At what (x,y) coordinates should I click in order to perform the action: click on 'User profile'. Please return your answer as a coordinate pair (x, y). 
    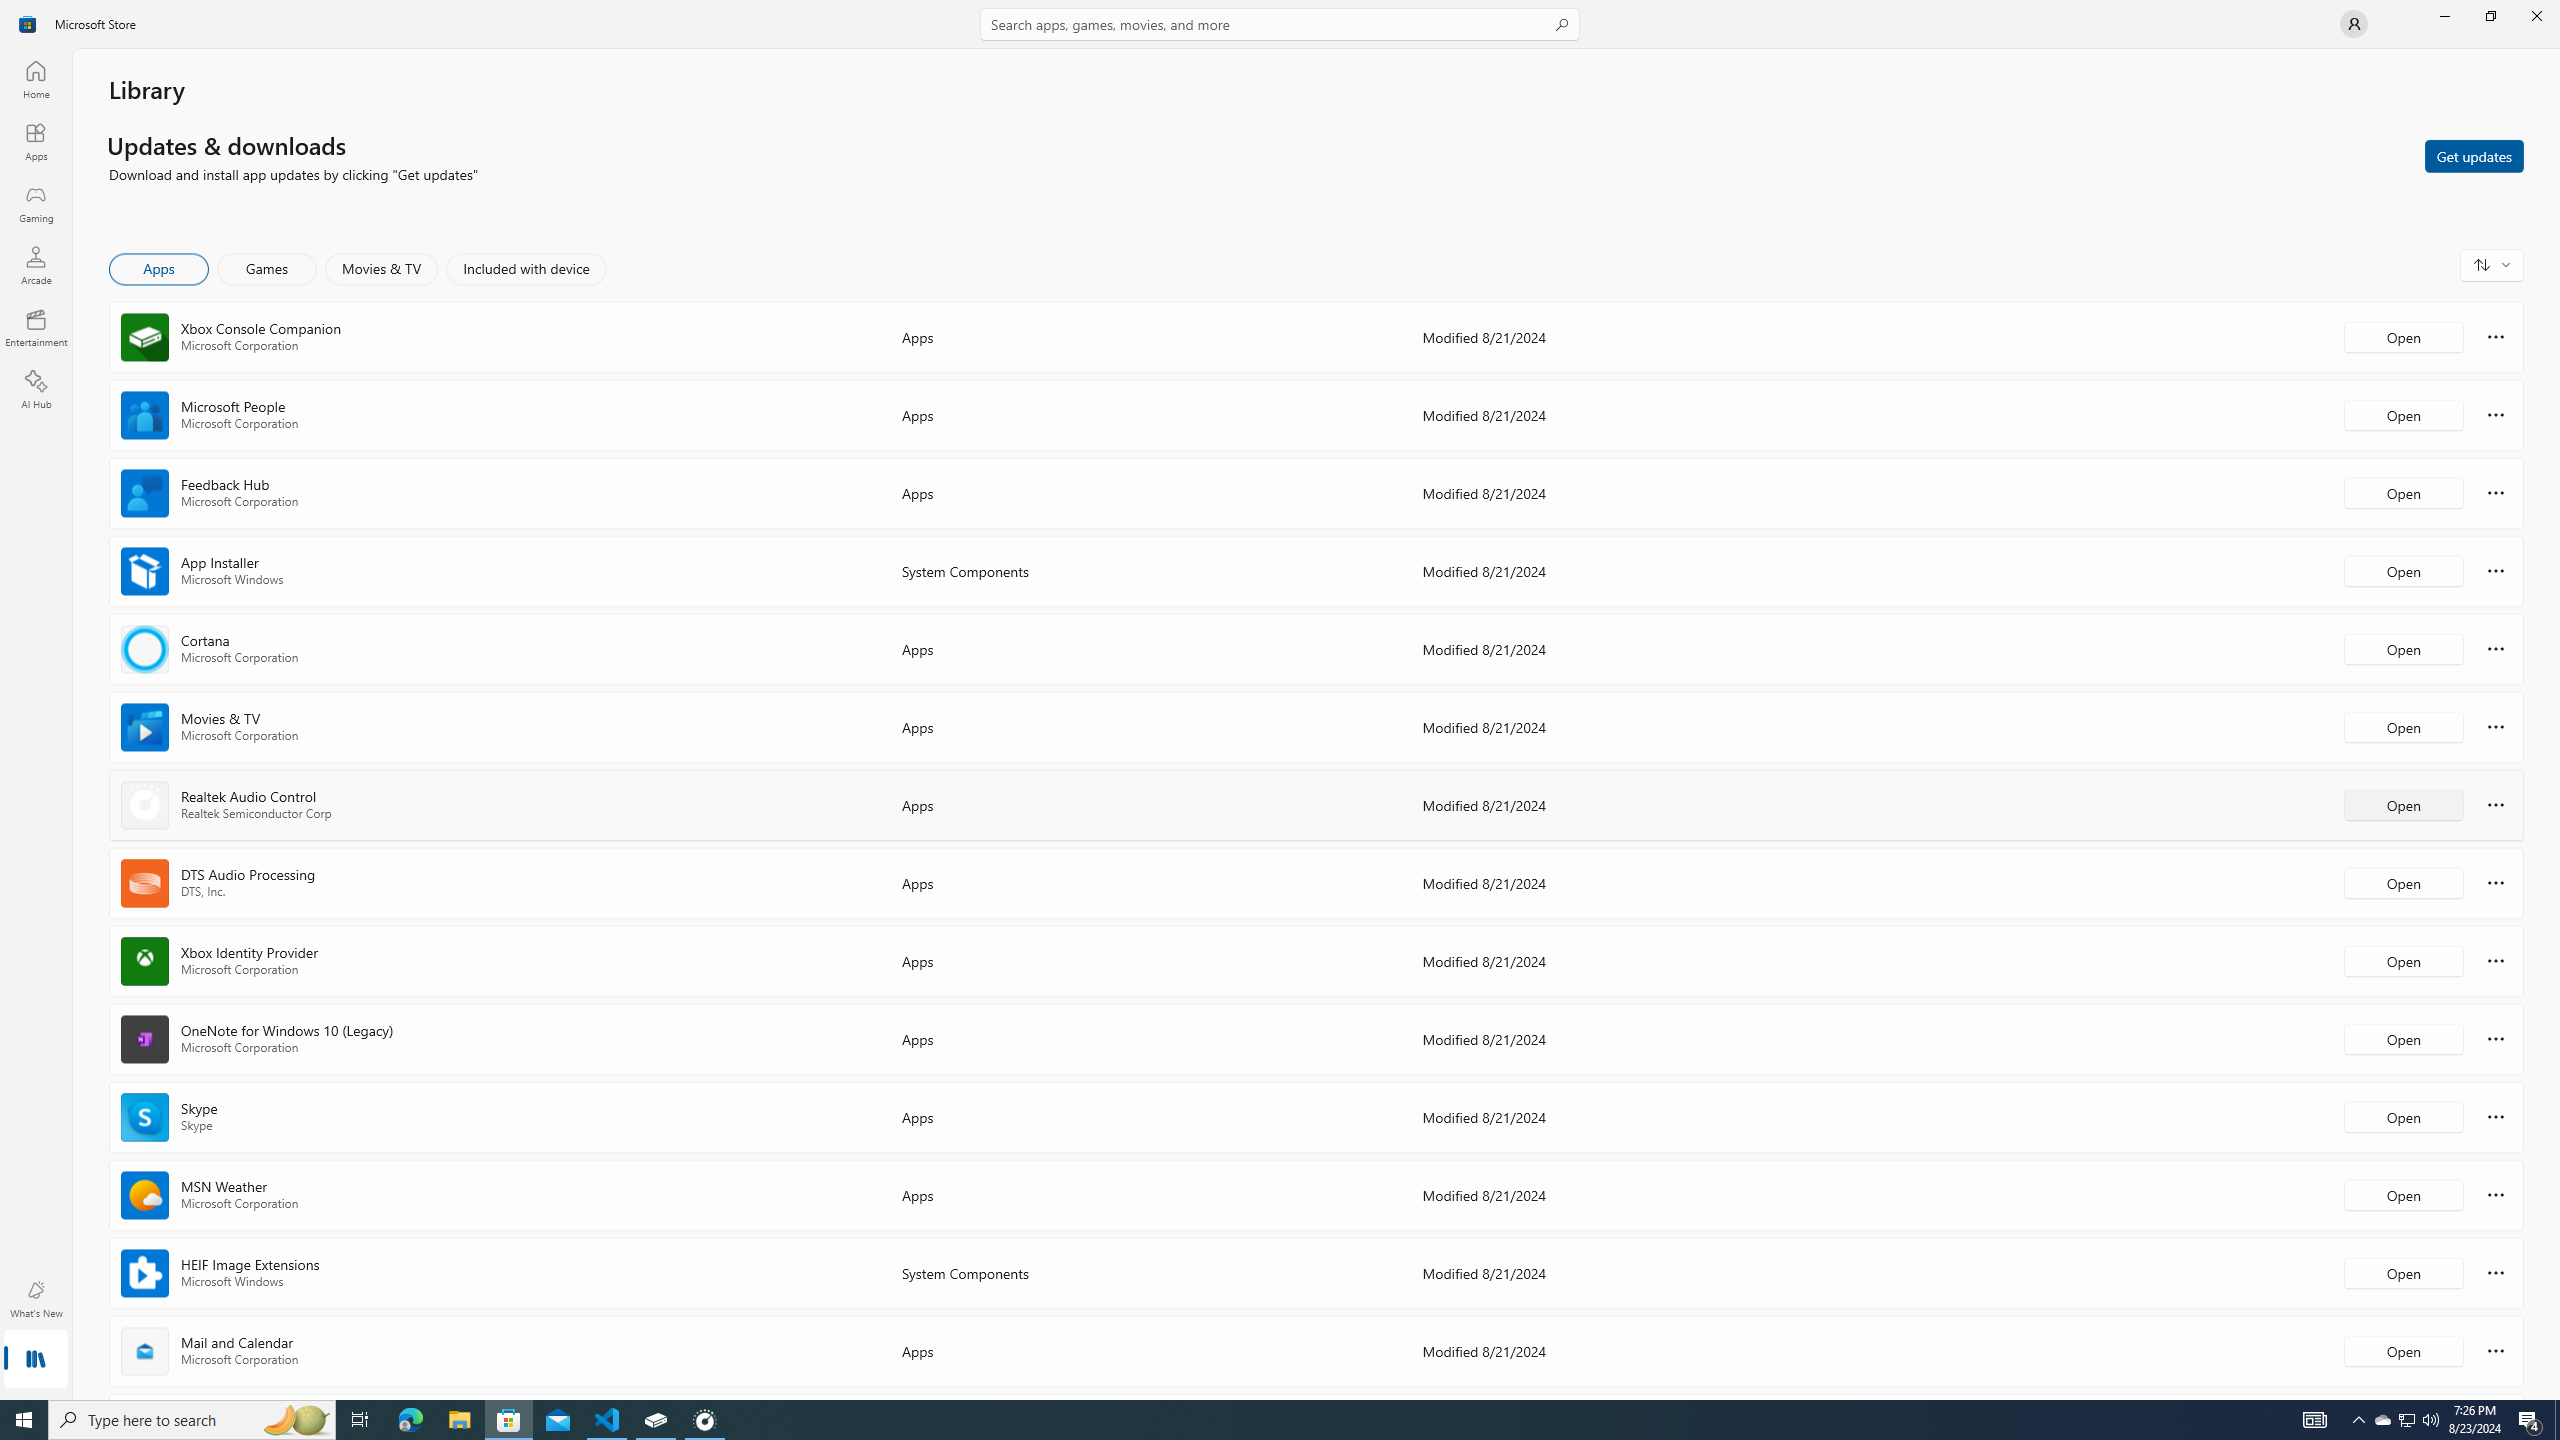
    Looking at the image, I should click on (2352, 22).